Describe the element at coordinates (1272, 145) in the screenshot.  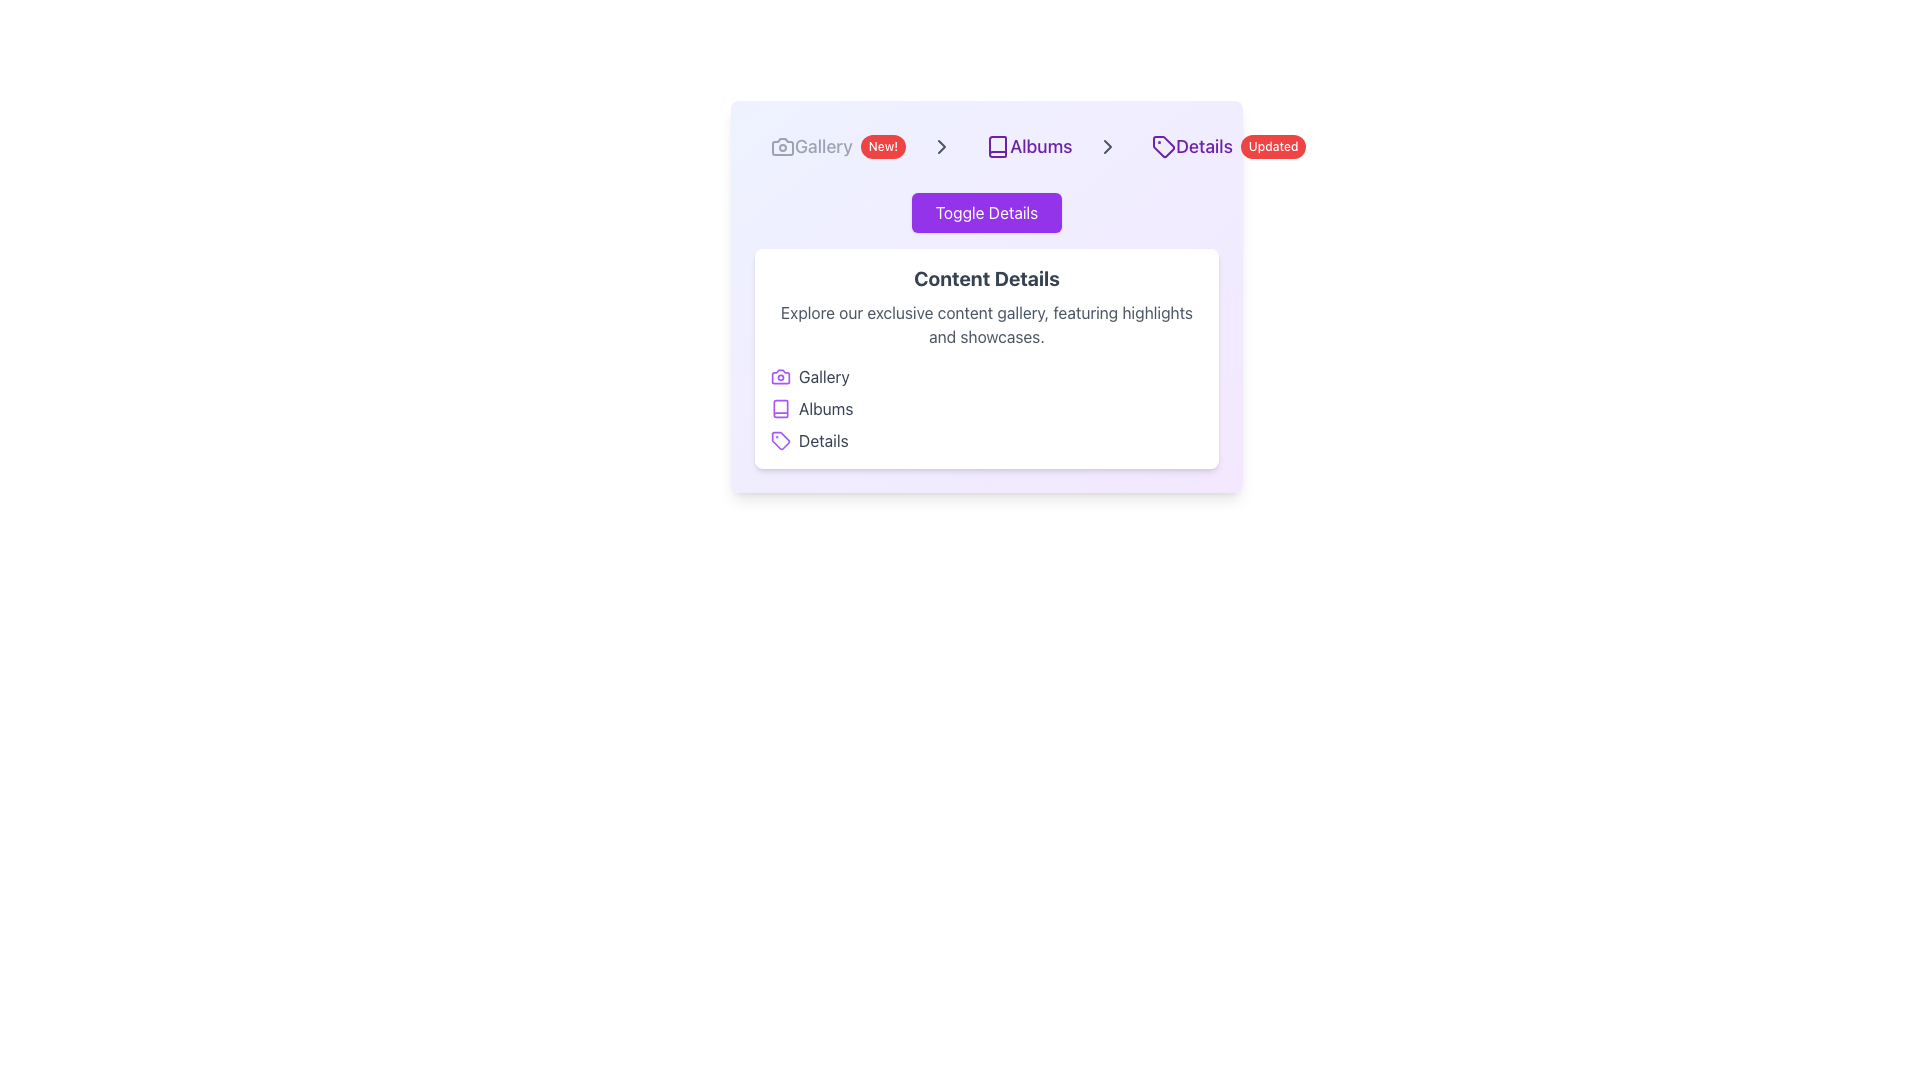
I see `the text of the Notification badge located at the rightmost side of the breadcrumb navigation bar, next to the 'Details' label` at that location.